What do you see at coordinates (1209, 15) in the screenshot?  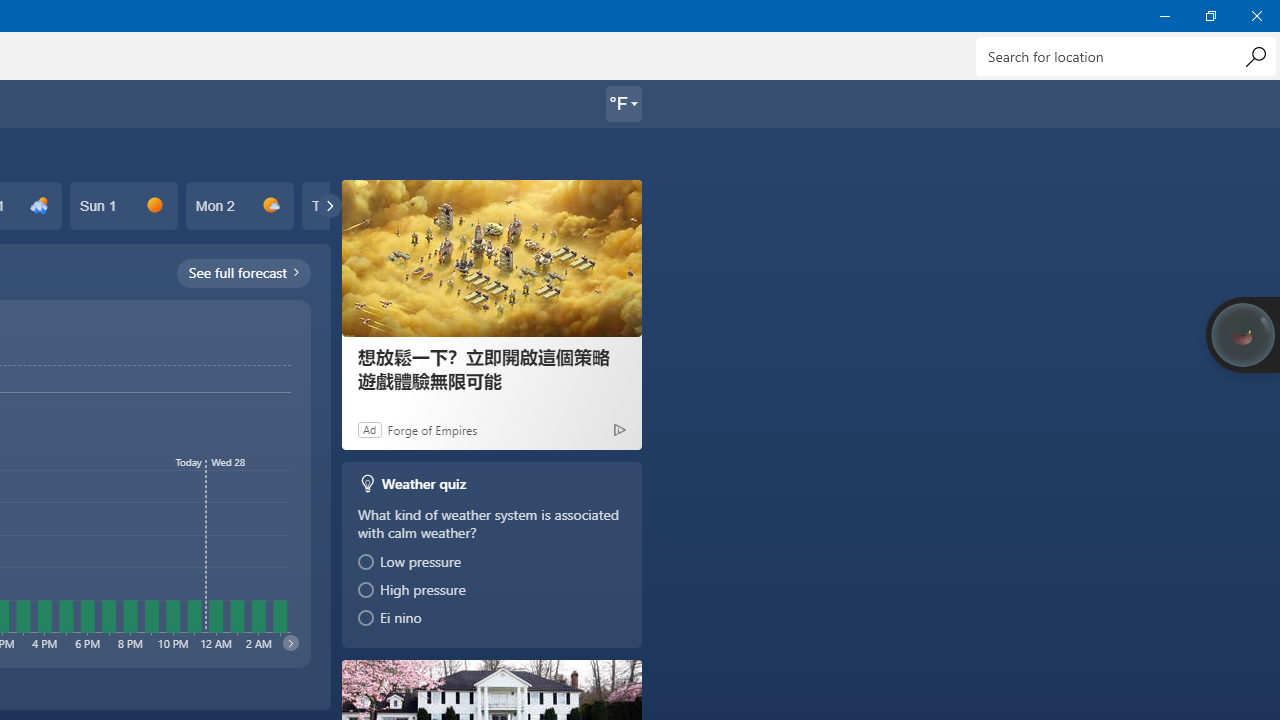 I see `'Restore Weather'` at bounding box center [1209, 15].